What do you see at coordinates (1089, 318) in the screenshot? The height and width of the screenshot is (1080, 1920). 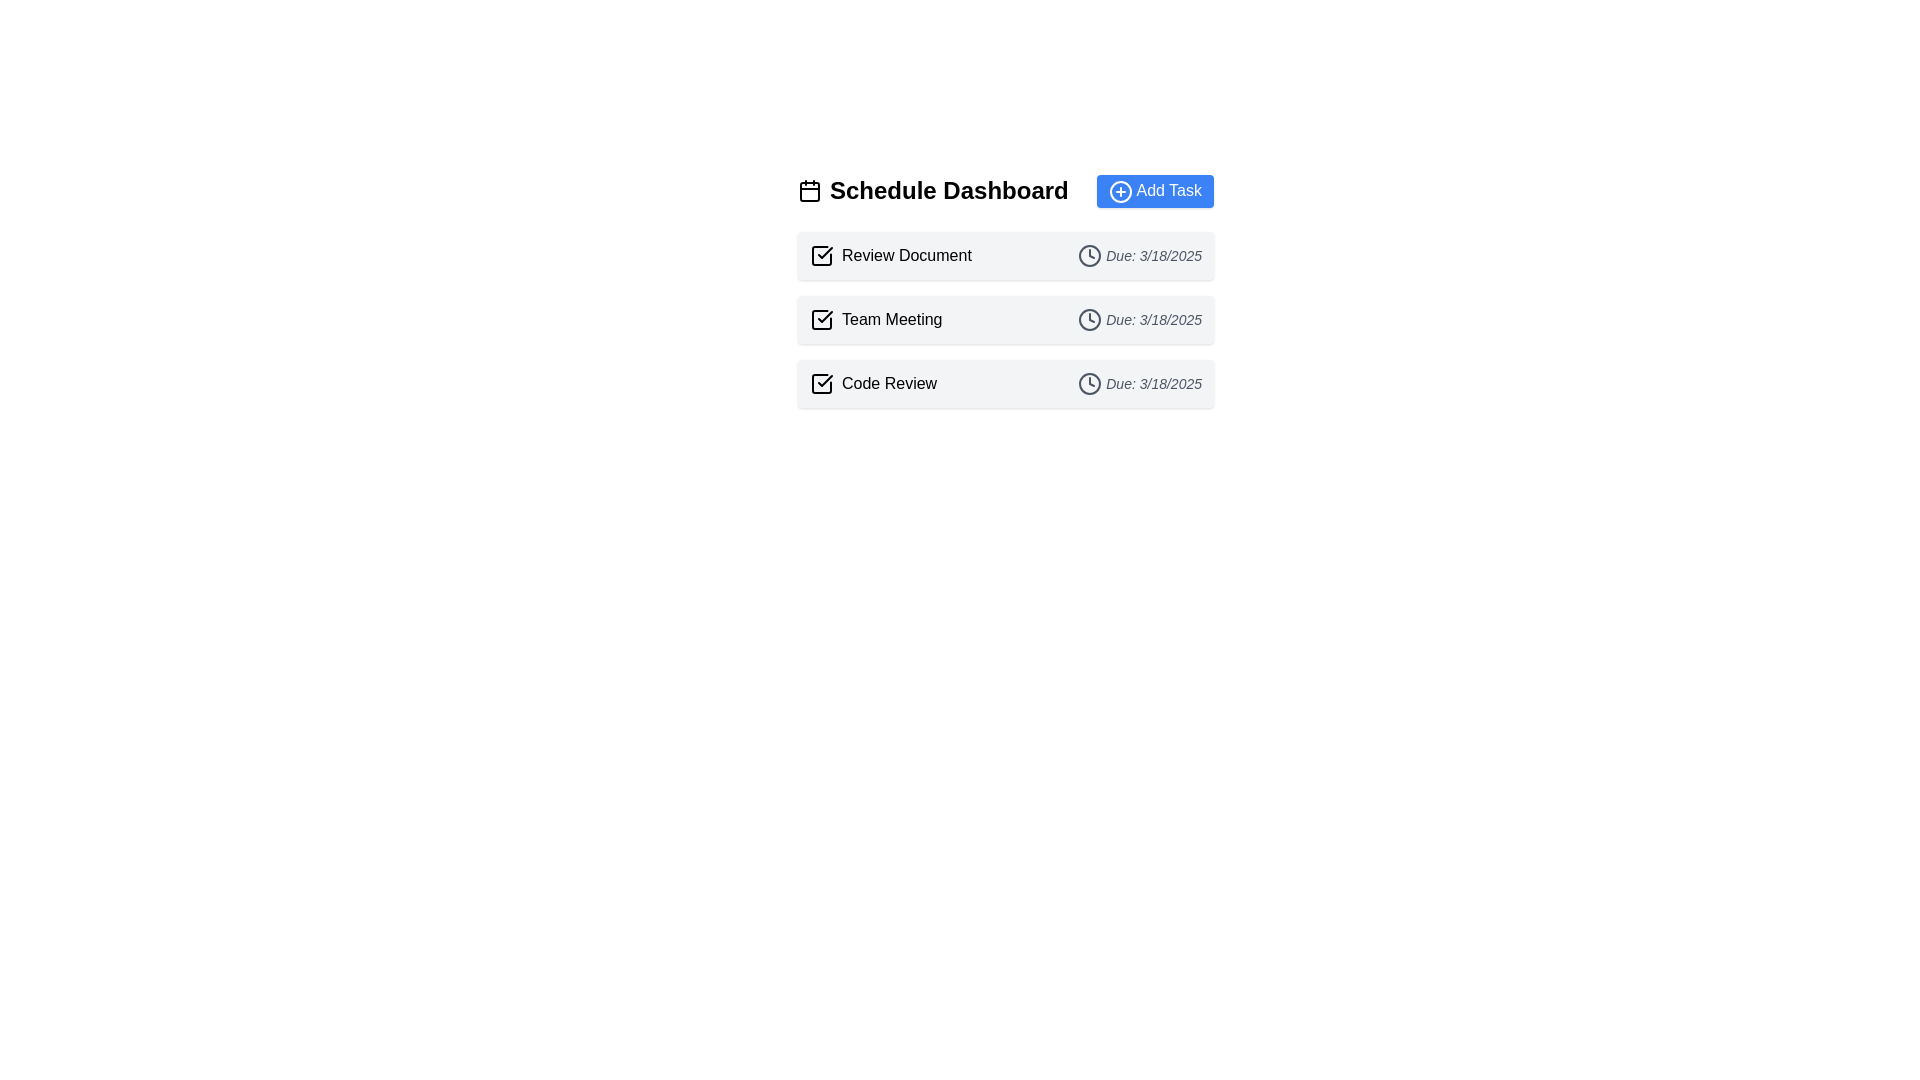 I see `the time-related indicator icon located in the second row of the task list next to the text 'Due: 3/18/2025'` at bounding box center [1089, 318].